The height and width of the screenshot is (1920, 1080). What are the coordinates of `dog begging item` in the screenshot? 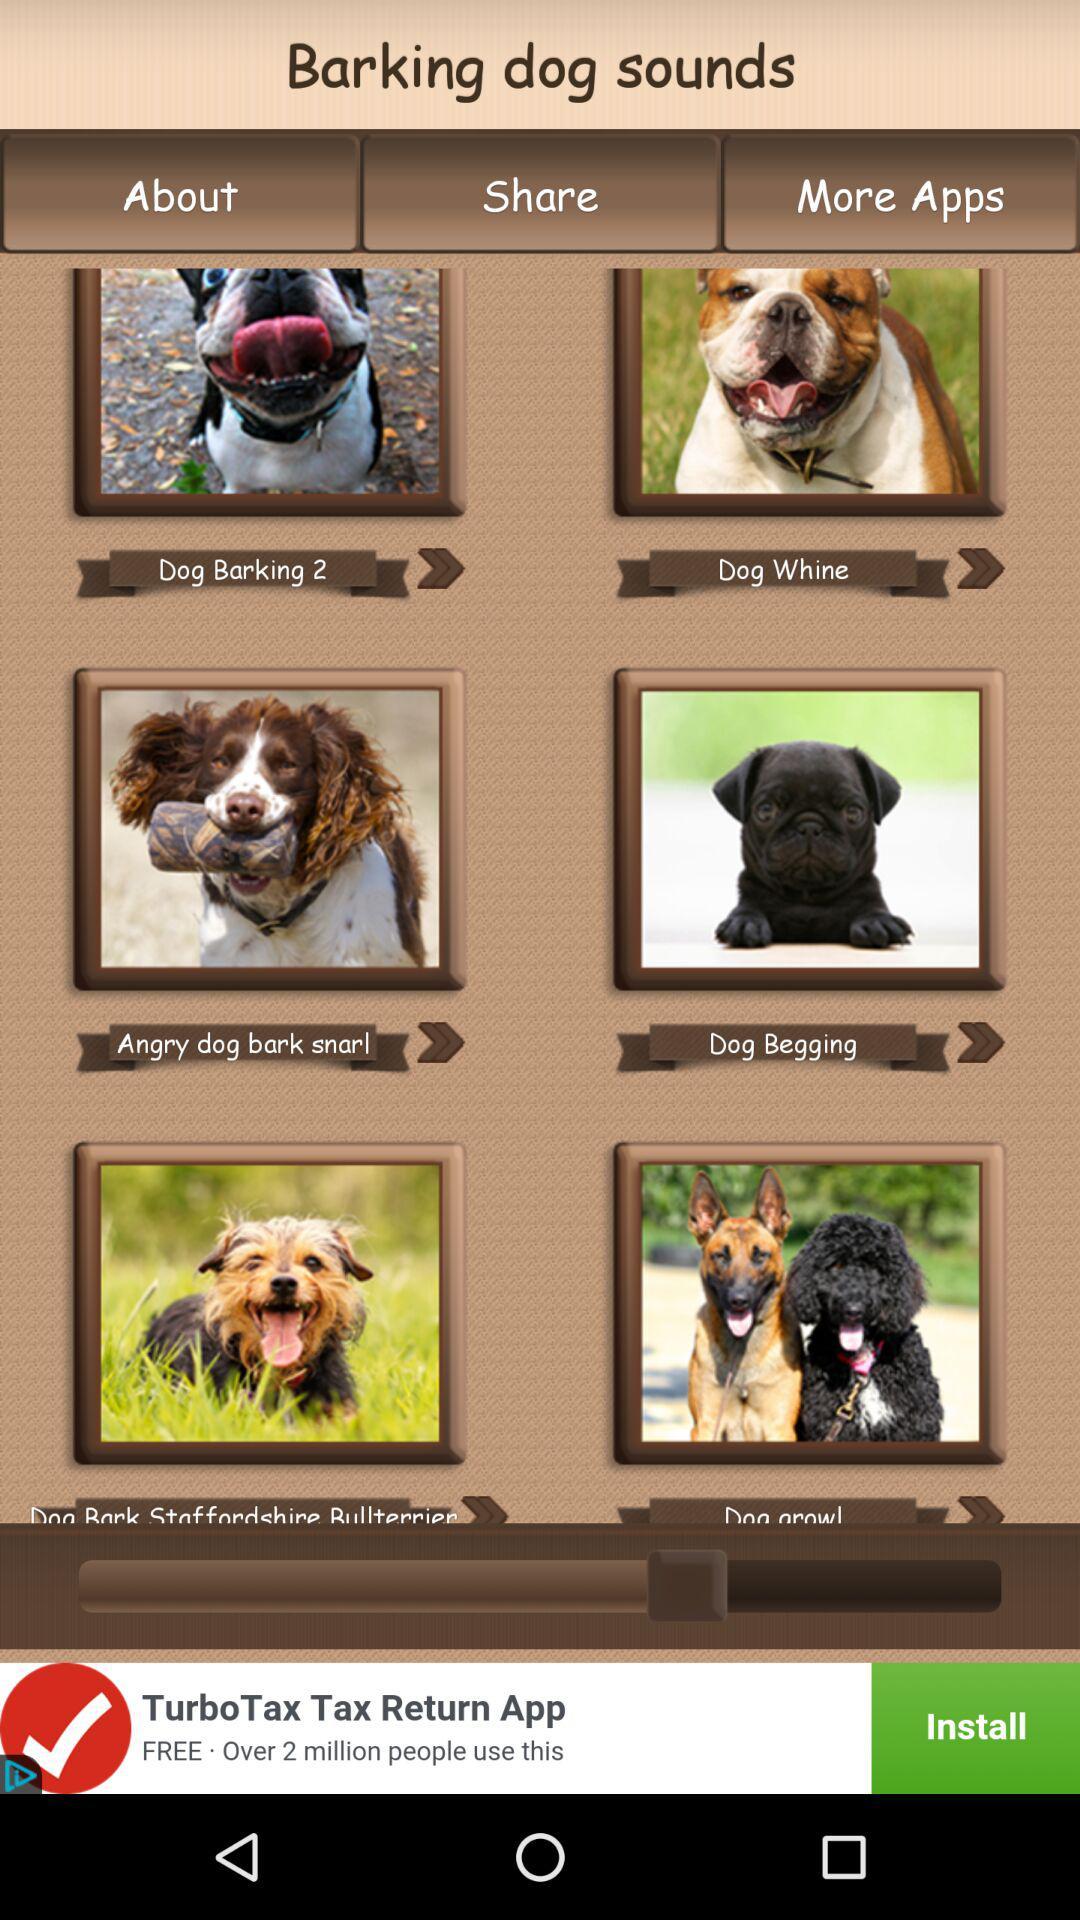 It's located at (782, 1041).